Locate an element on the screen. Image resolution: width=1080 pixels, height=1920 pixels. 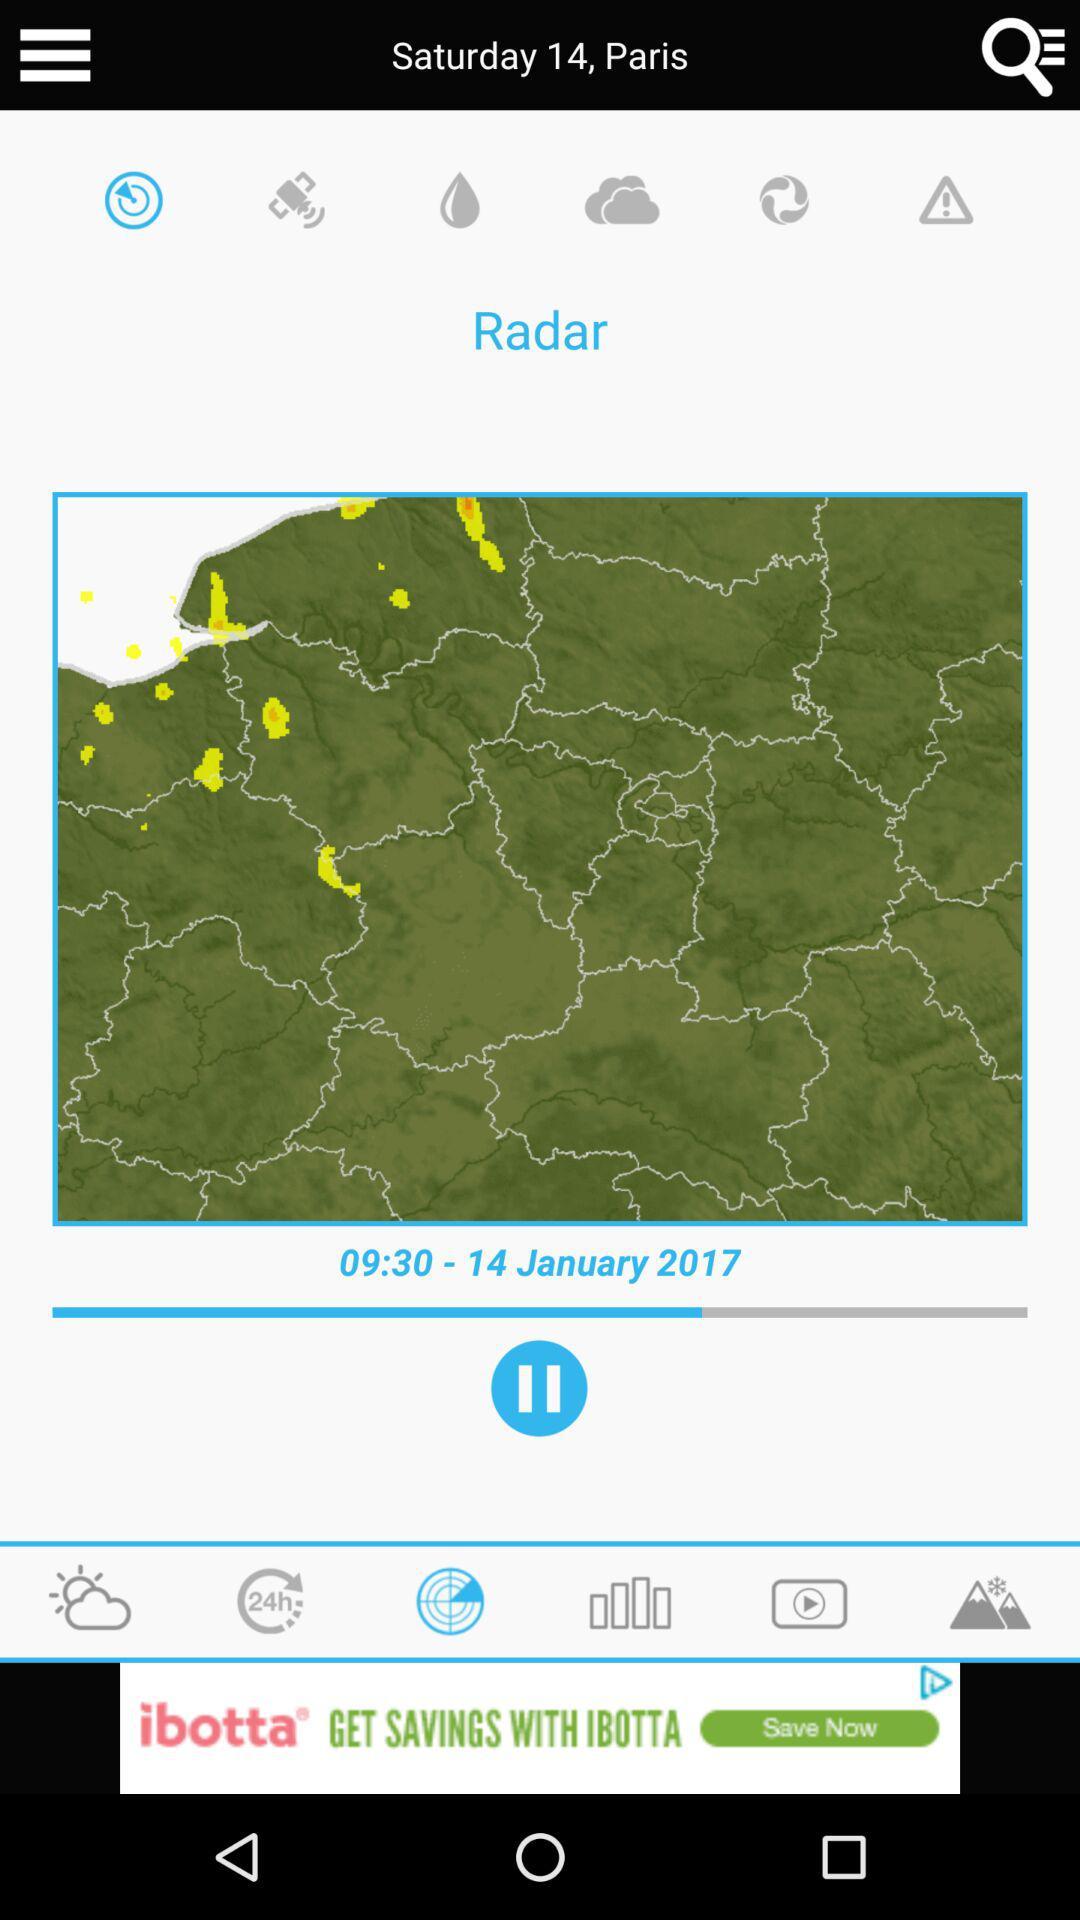
search is located at coordinates (1024, 55).